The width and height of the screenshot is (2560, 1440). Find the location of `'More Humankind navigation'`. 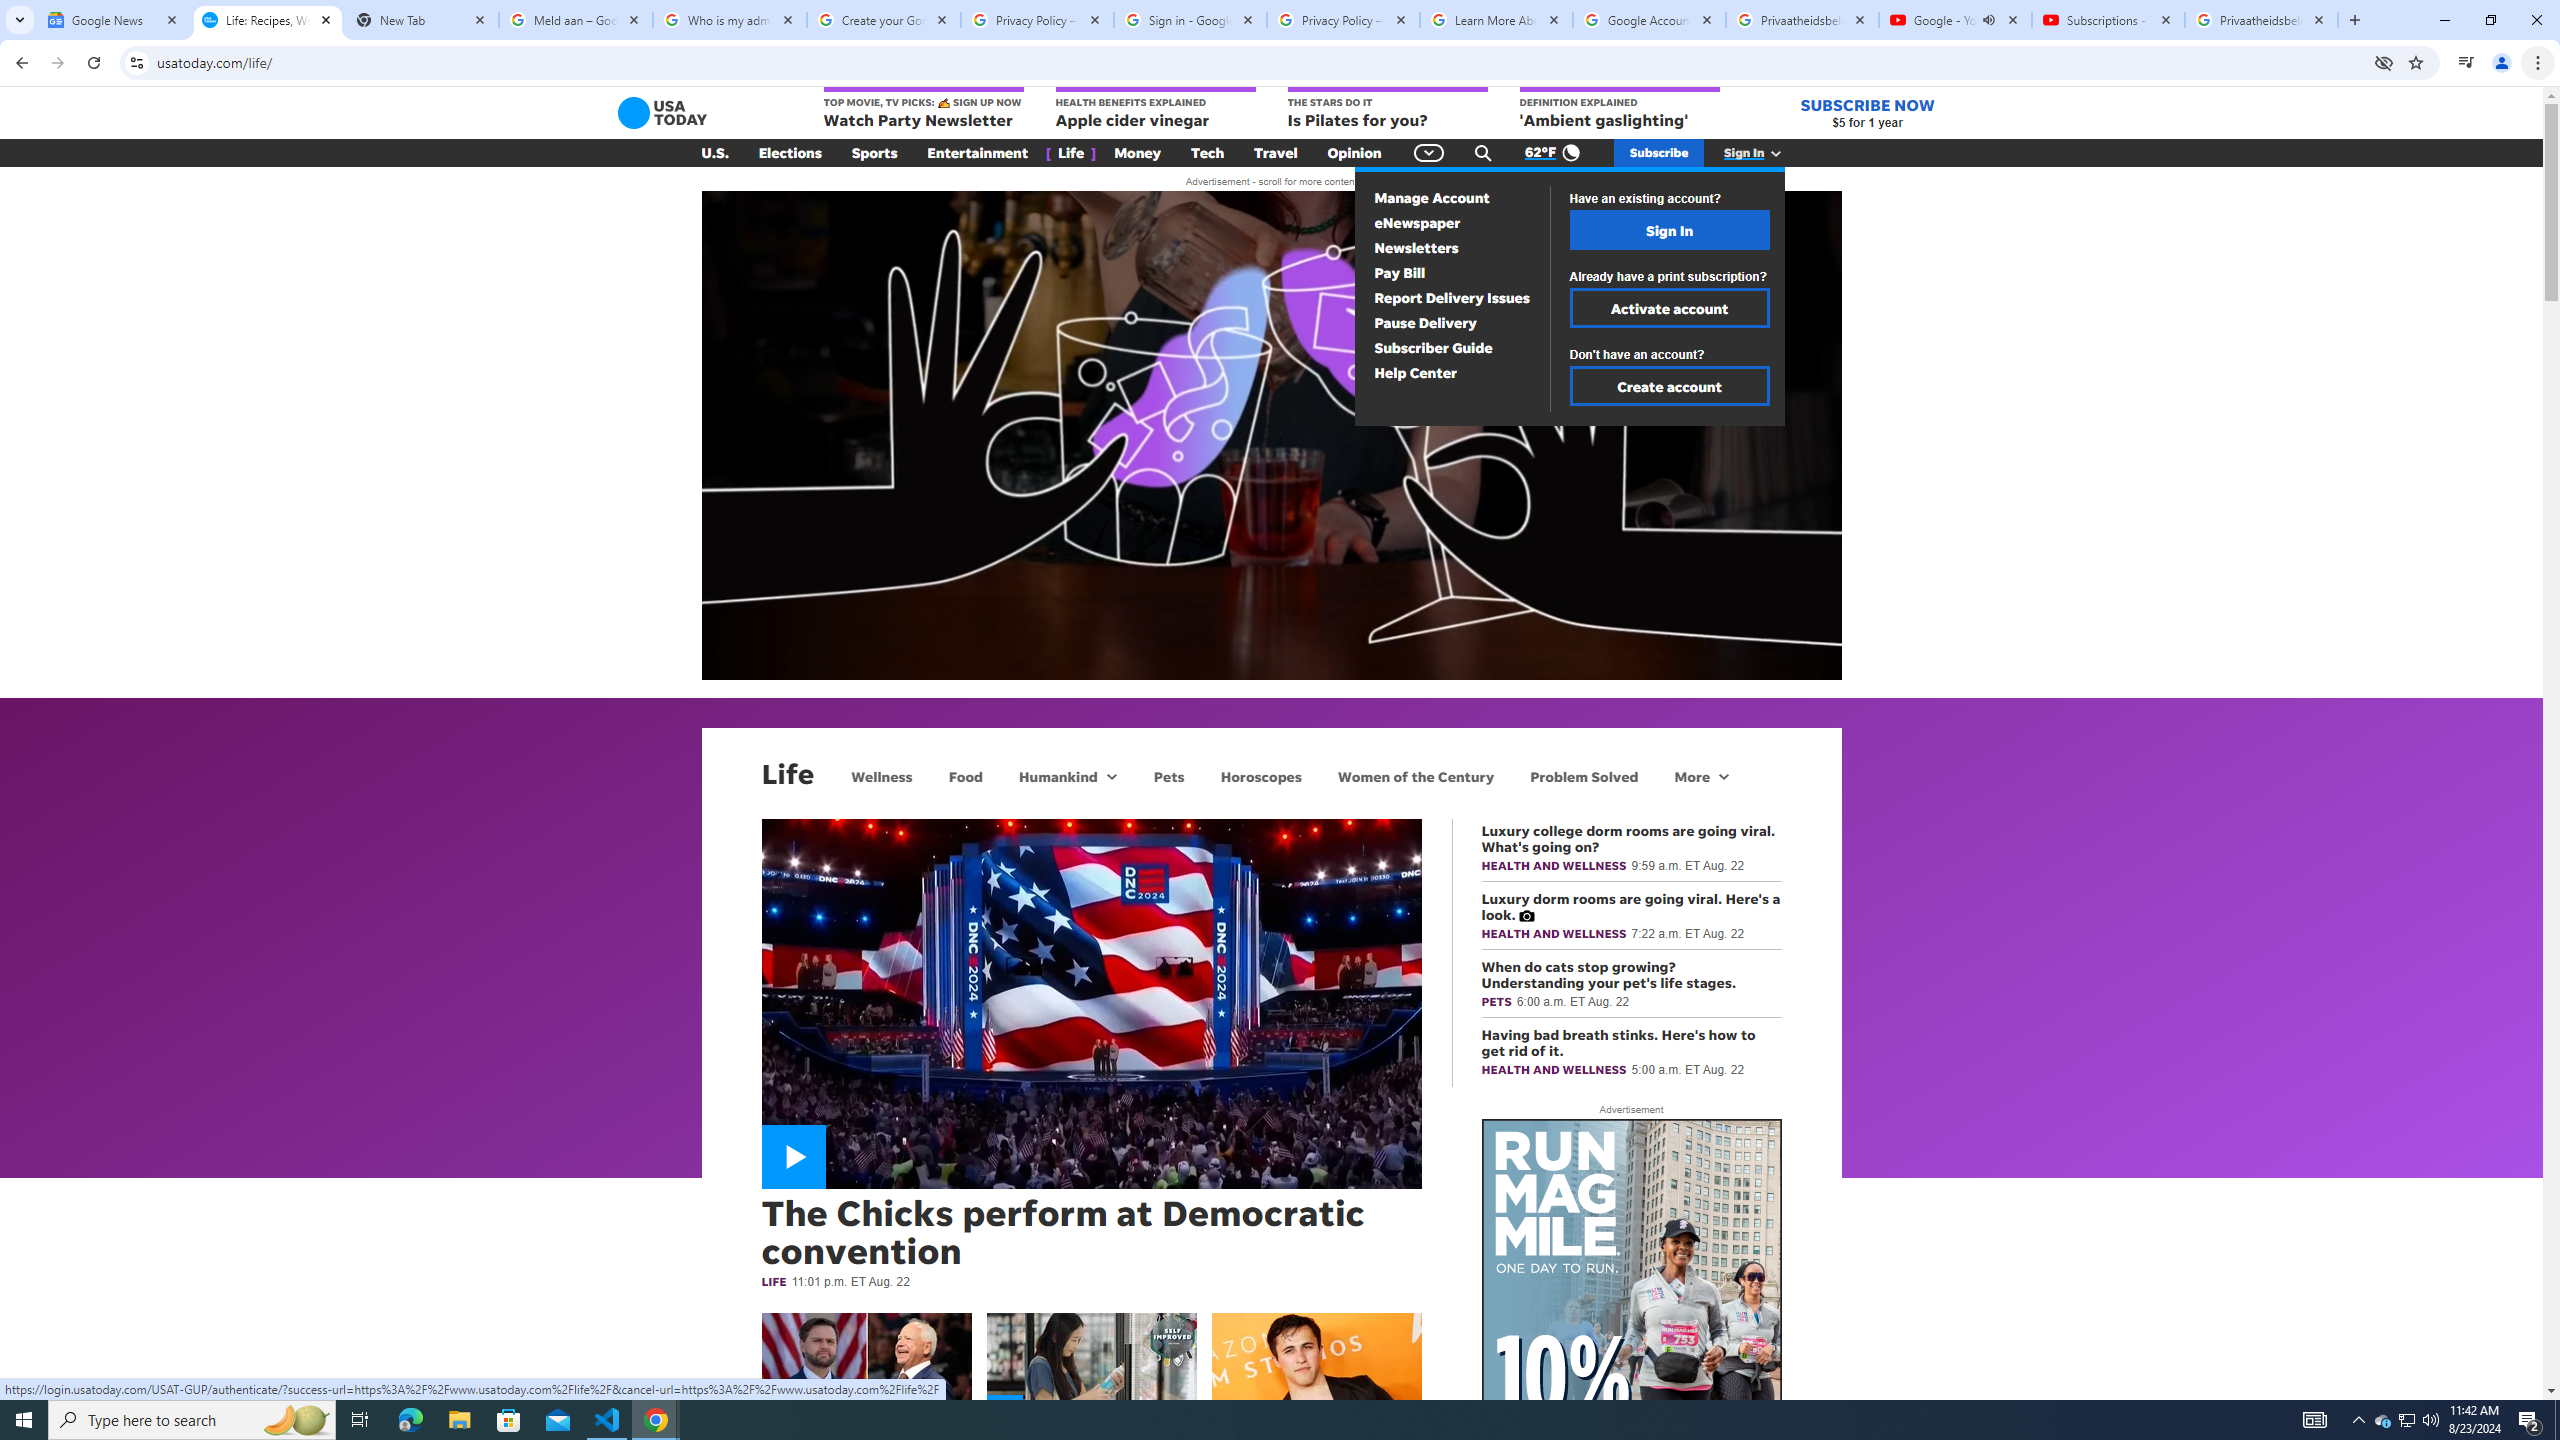

'More Humankind navigation' is located at coordinates (1110, 775).